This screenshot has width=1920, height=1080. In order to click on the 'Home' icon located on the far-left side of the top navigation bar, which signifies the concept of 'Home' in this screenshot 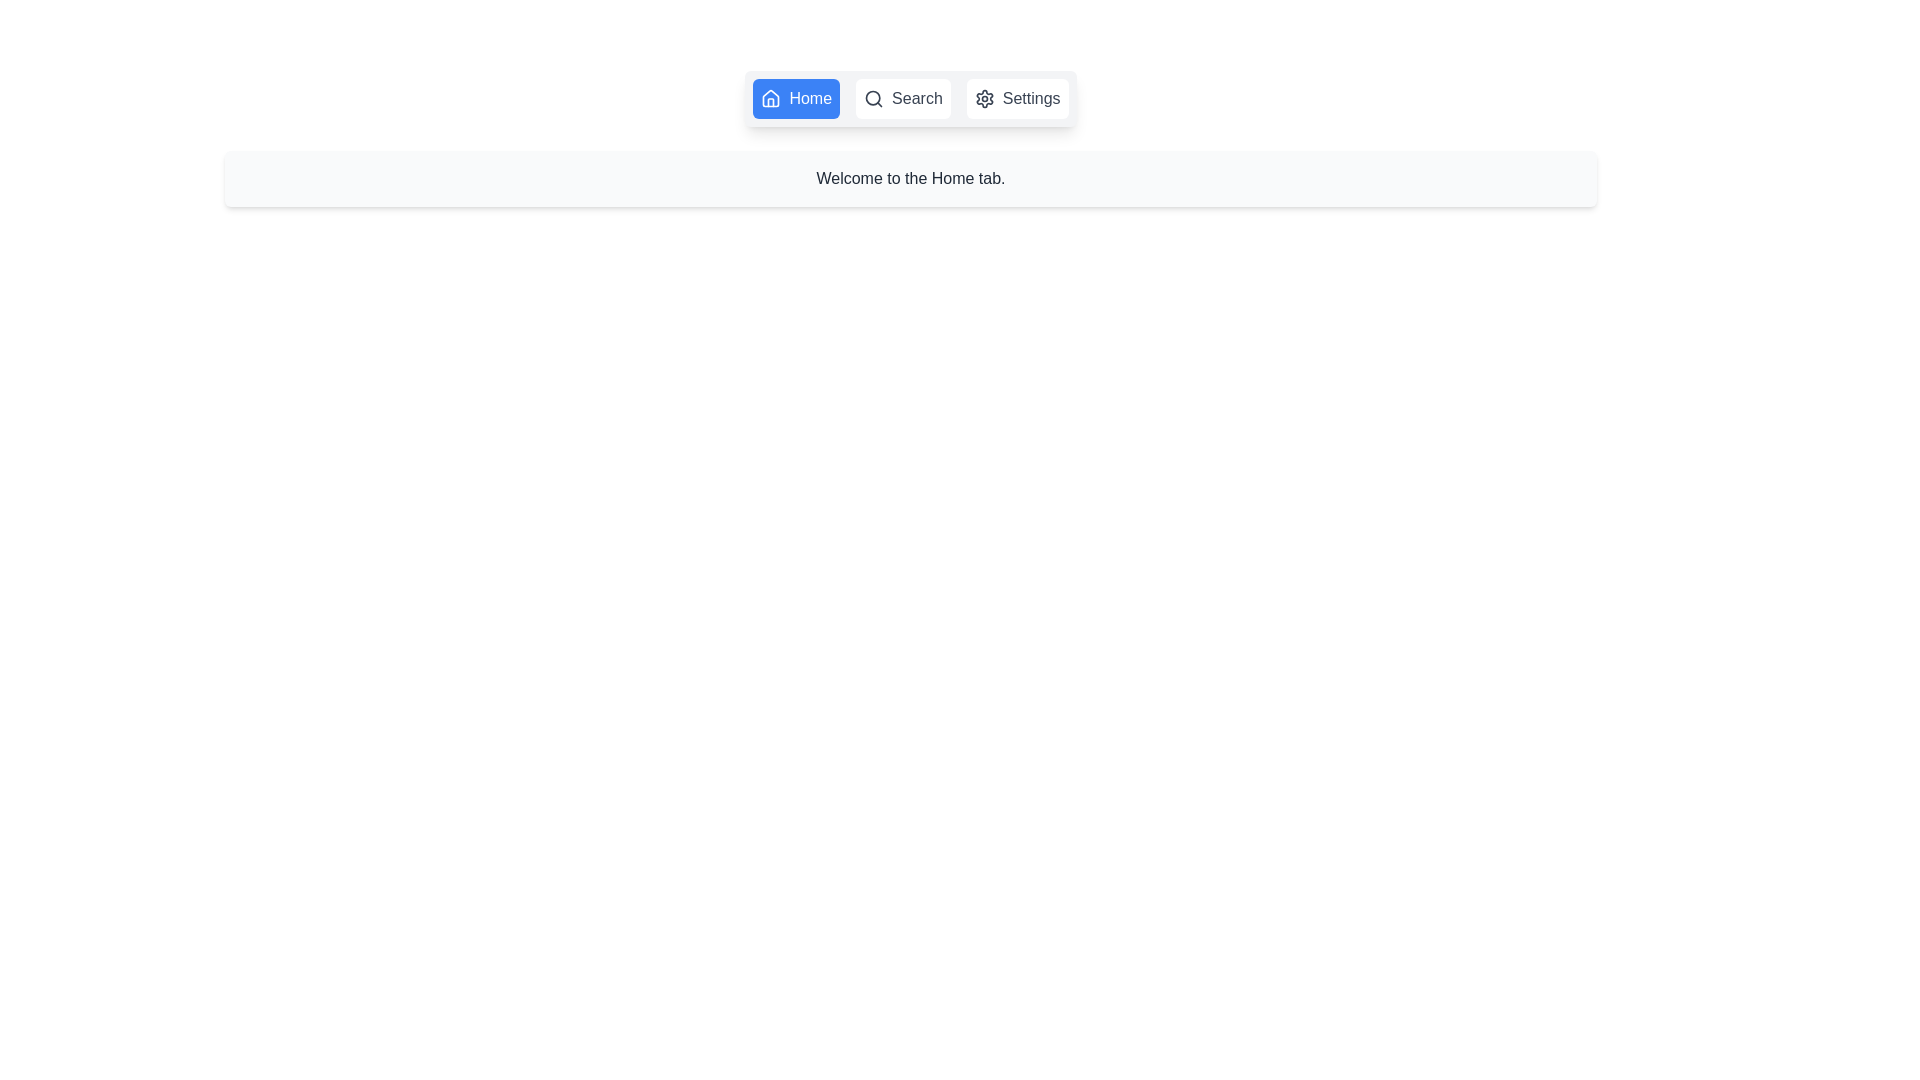, I will do `click(770, 98)`.